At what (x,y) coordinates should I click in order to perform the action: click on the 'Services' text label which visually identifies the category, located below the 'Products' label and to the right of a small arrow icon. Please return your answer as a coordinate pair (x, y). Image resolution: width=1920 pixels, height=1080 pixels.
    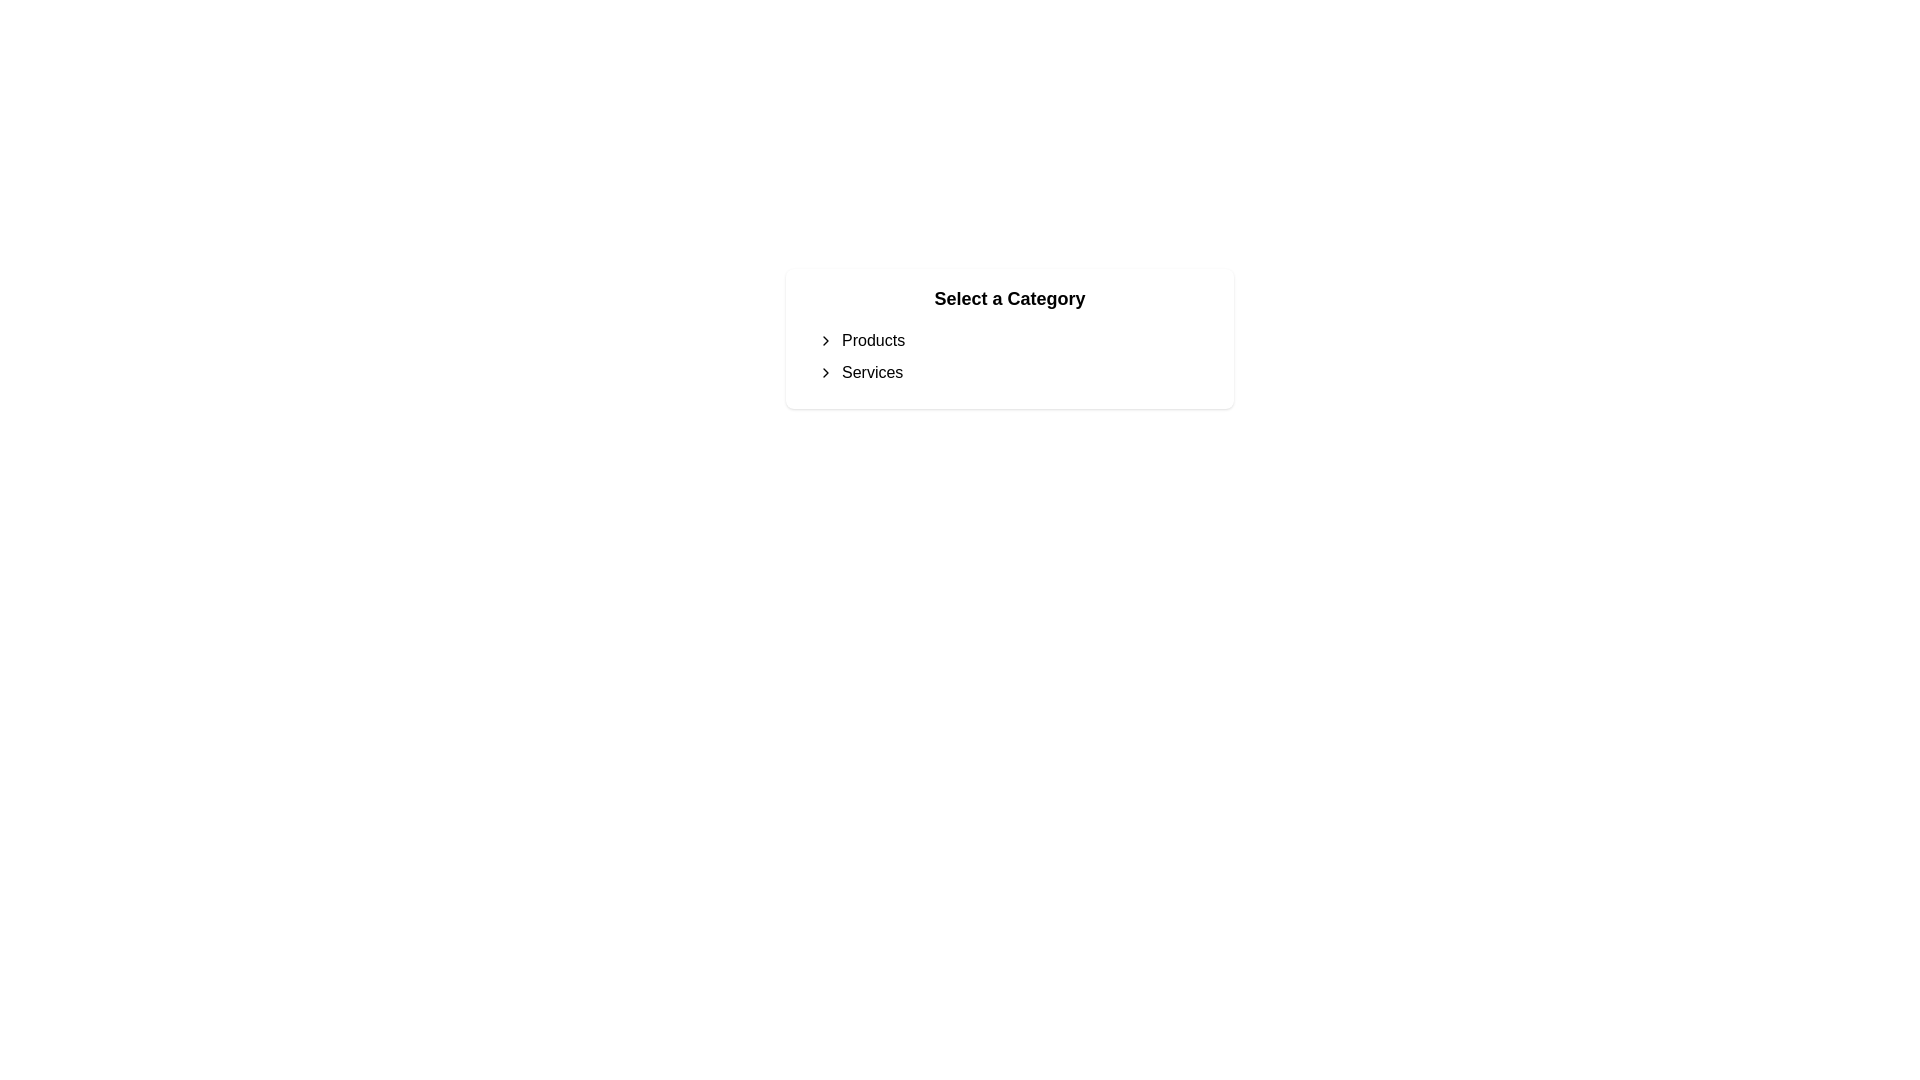
    Looking at the image, I should click on (872, 373).